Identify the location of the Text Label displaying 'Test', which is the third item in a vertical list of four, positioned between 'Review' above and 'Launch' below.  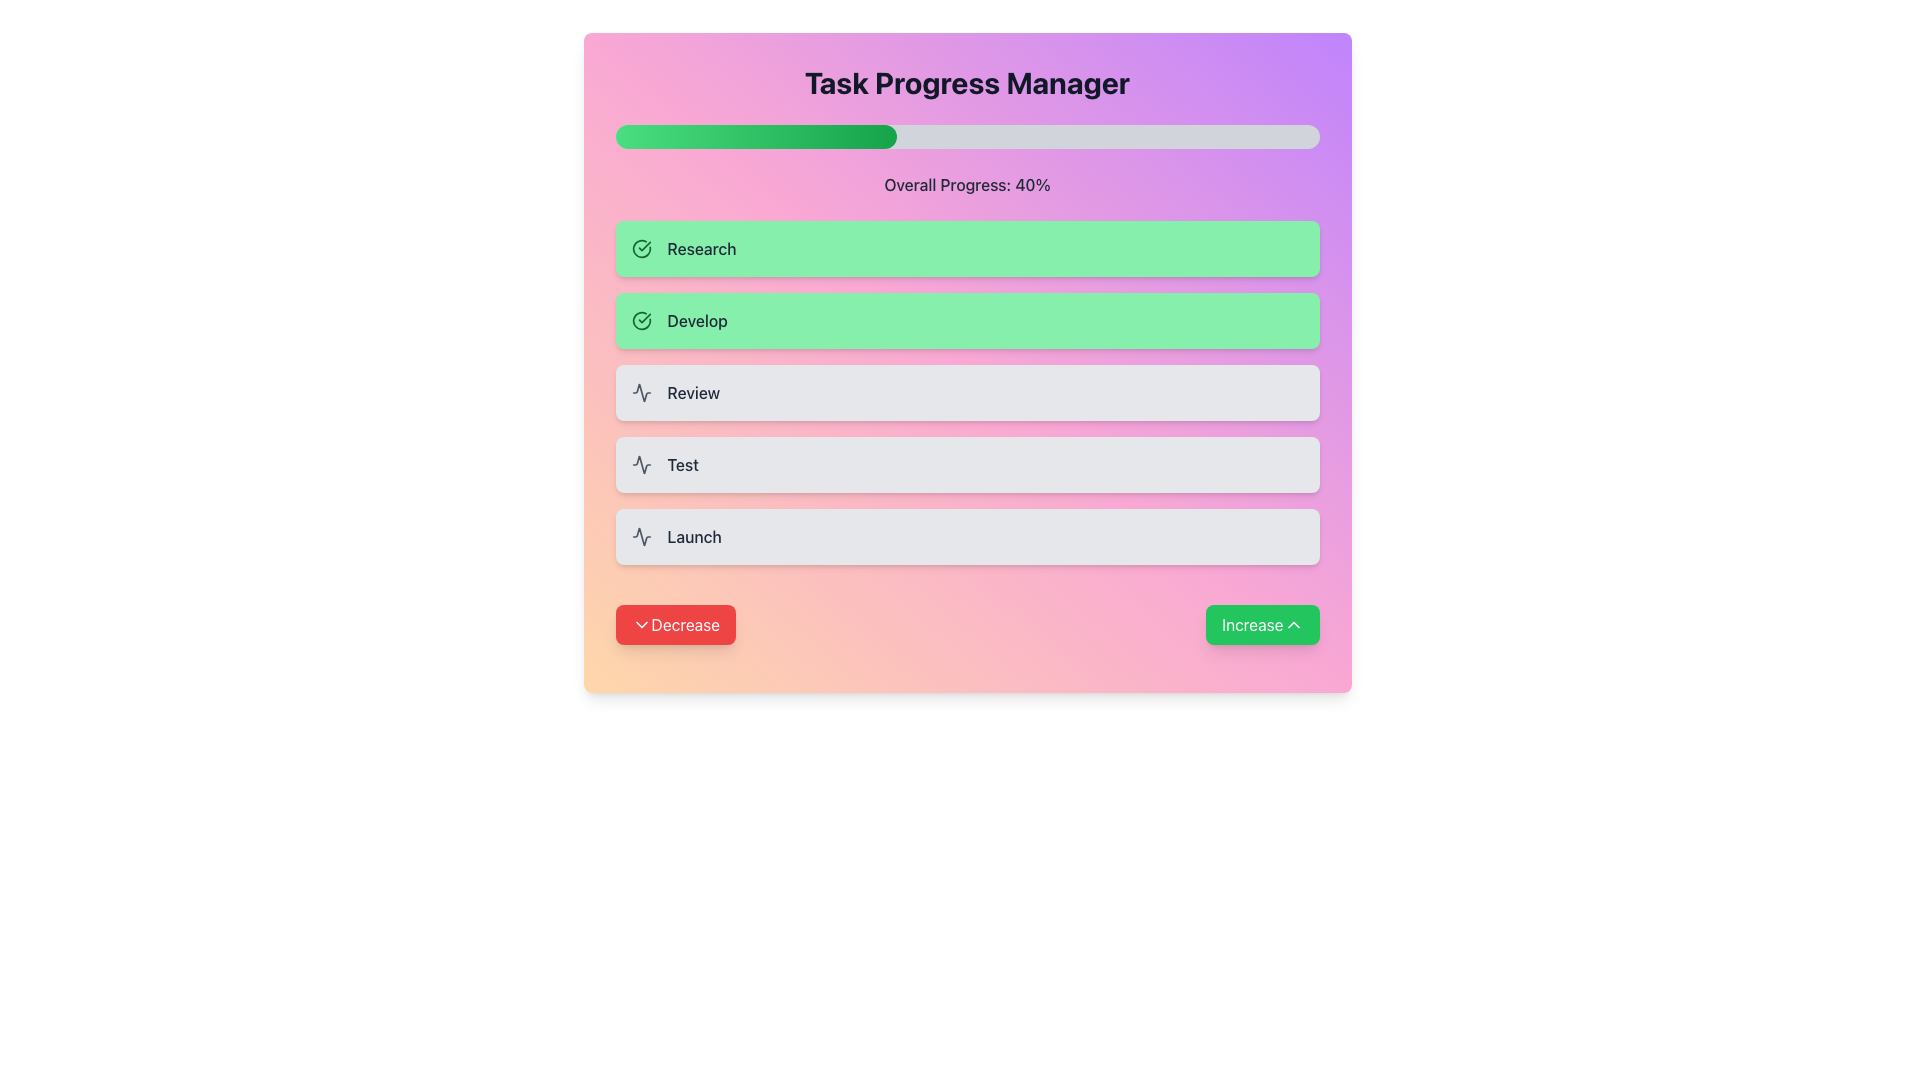
(683, 465).